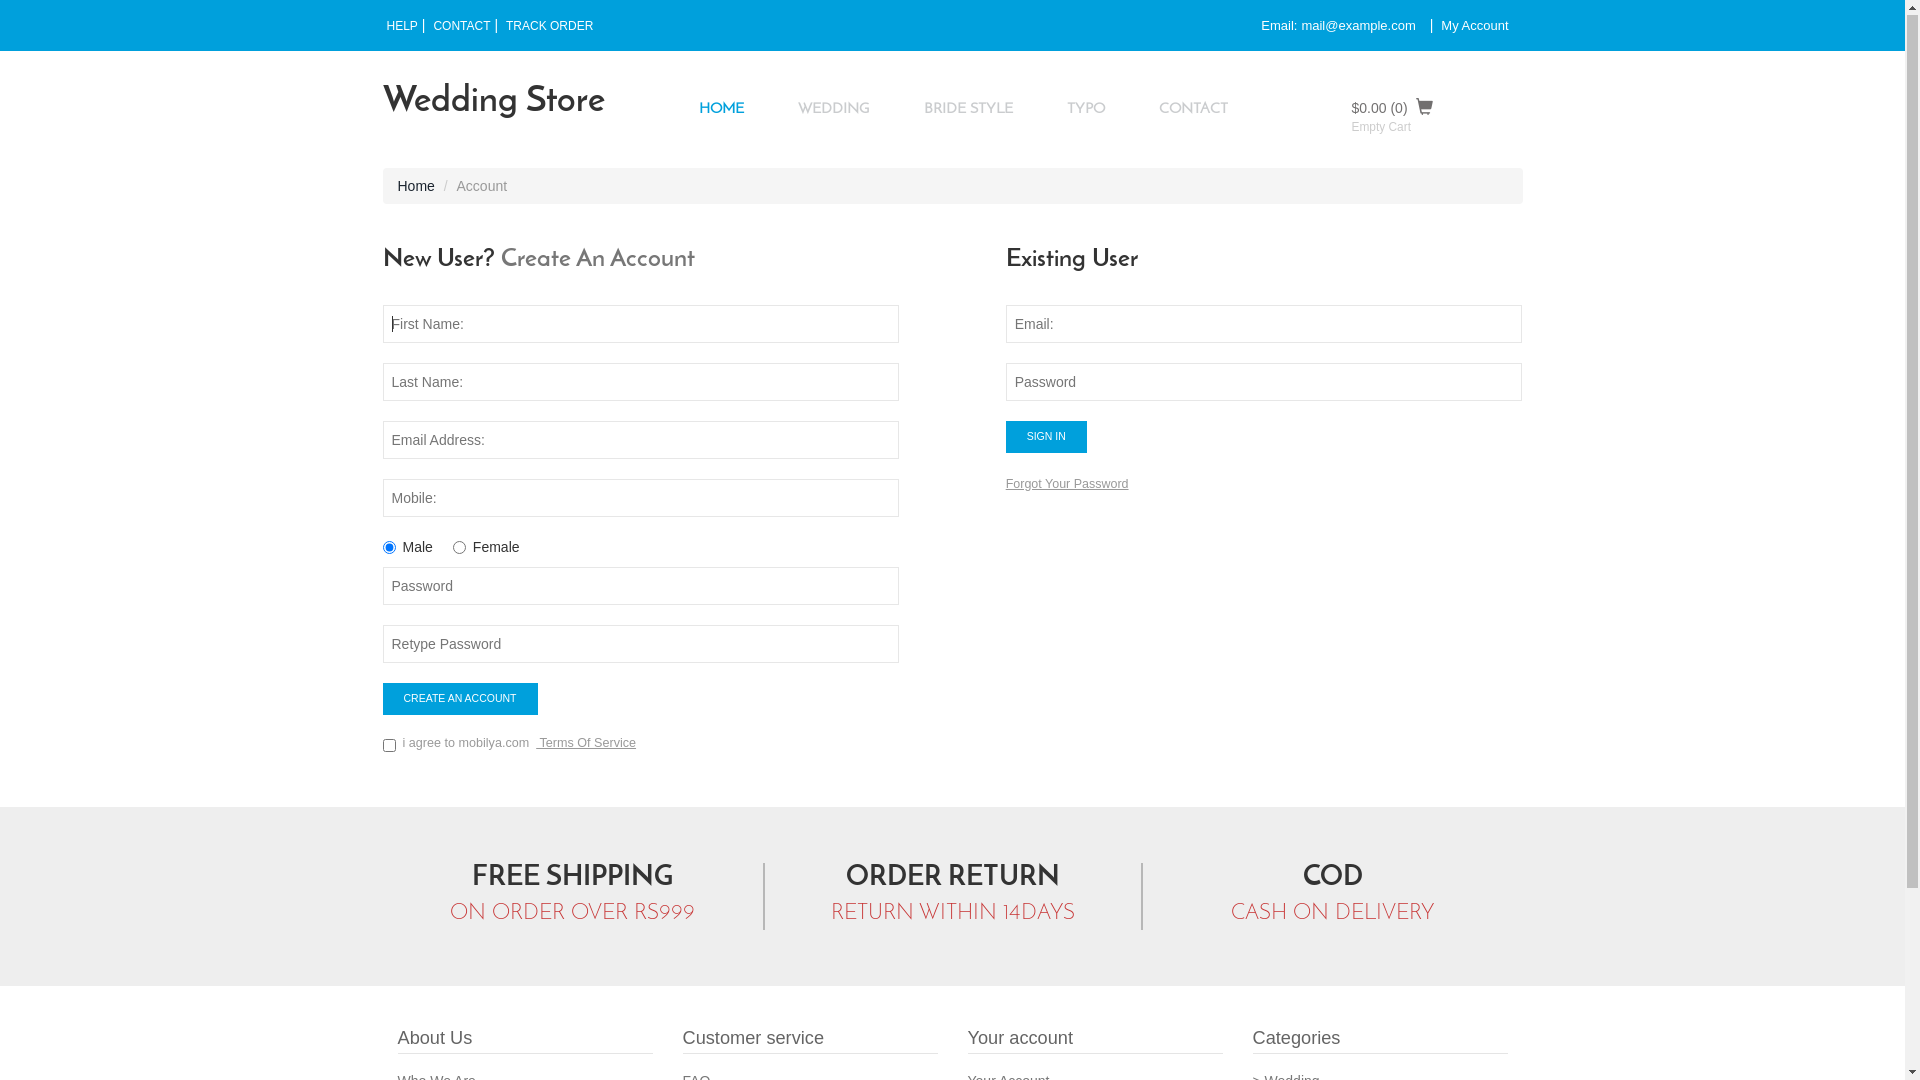 This screenshot has width=1920, height=1080. What do you see at coordinates (382, 103) in the screenshot?
I see `'Wedding Store'` at bounding box center [382, 103].